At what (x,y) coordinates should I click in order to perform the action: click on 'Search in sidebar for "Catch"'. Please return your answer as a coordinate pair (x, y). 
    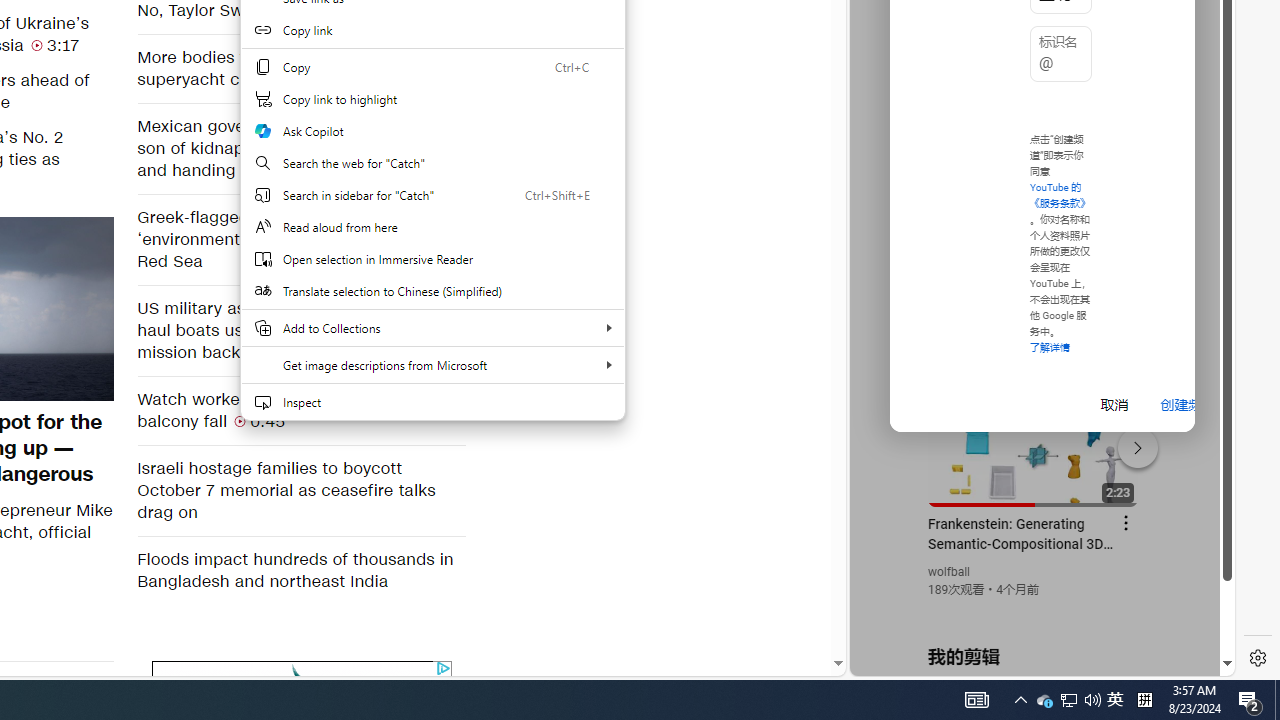
    Looking at the image, I should click on (431, 195).